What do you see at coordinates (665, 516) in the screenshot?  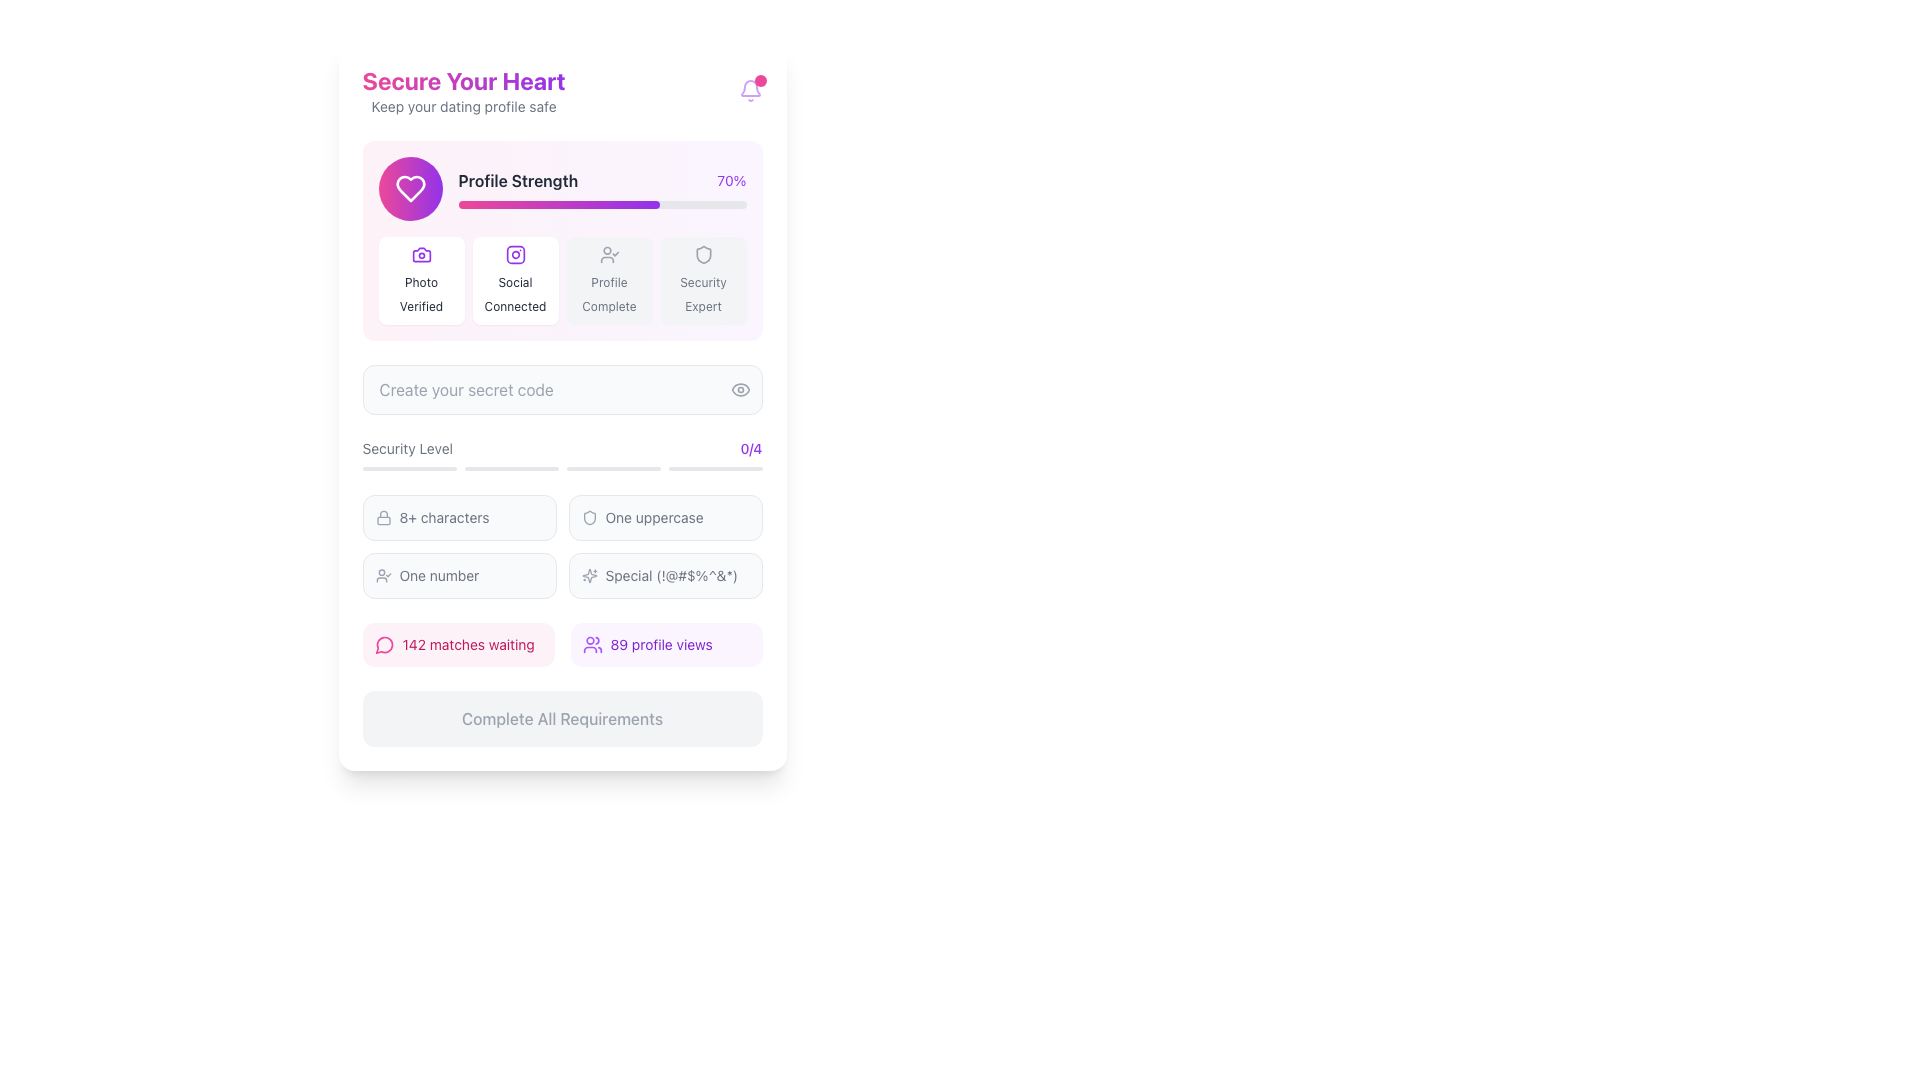 I see `text 'One uppercase' from the Label with a shield-like icon, which is located in the third row of the Security Level section, below the '8+ characters' requirement` at bounding box center [665, 516].